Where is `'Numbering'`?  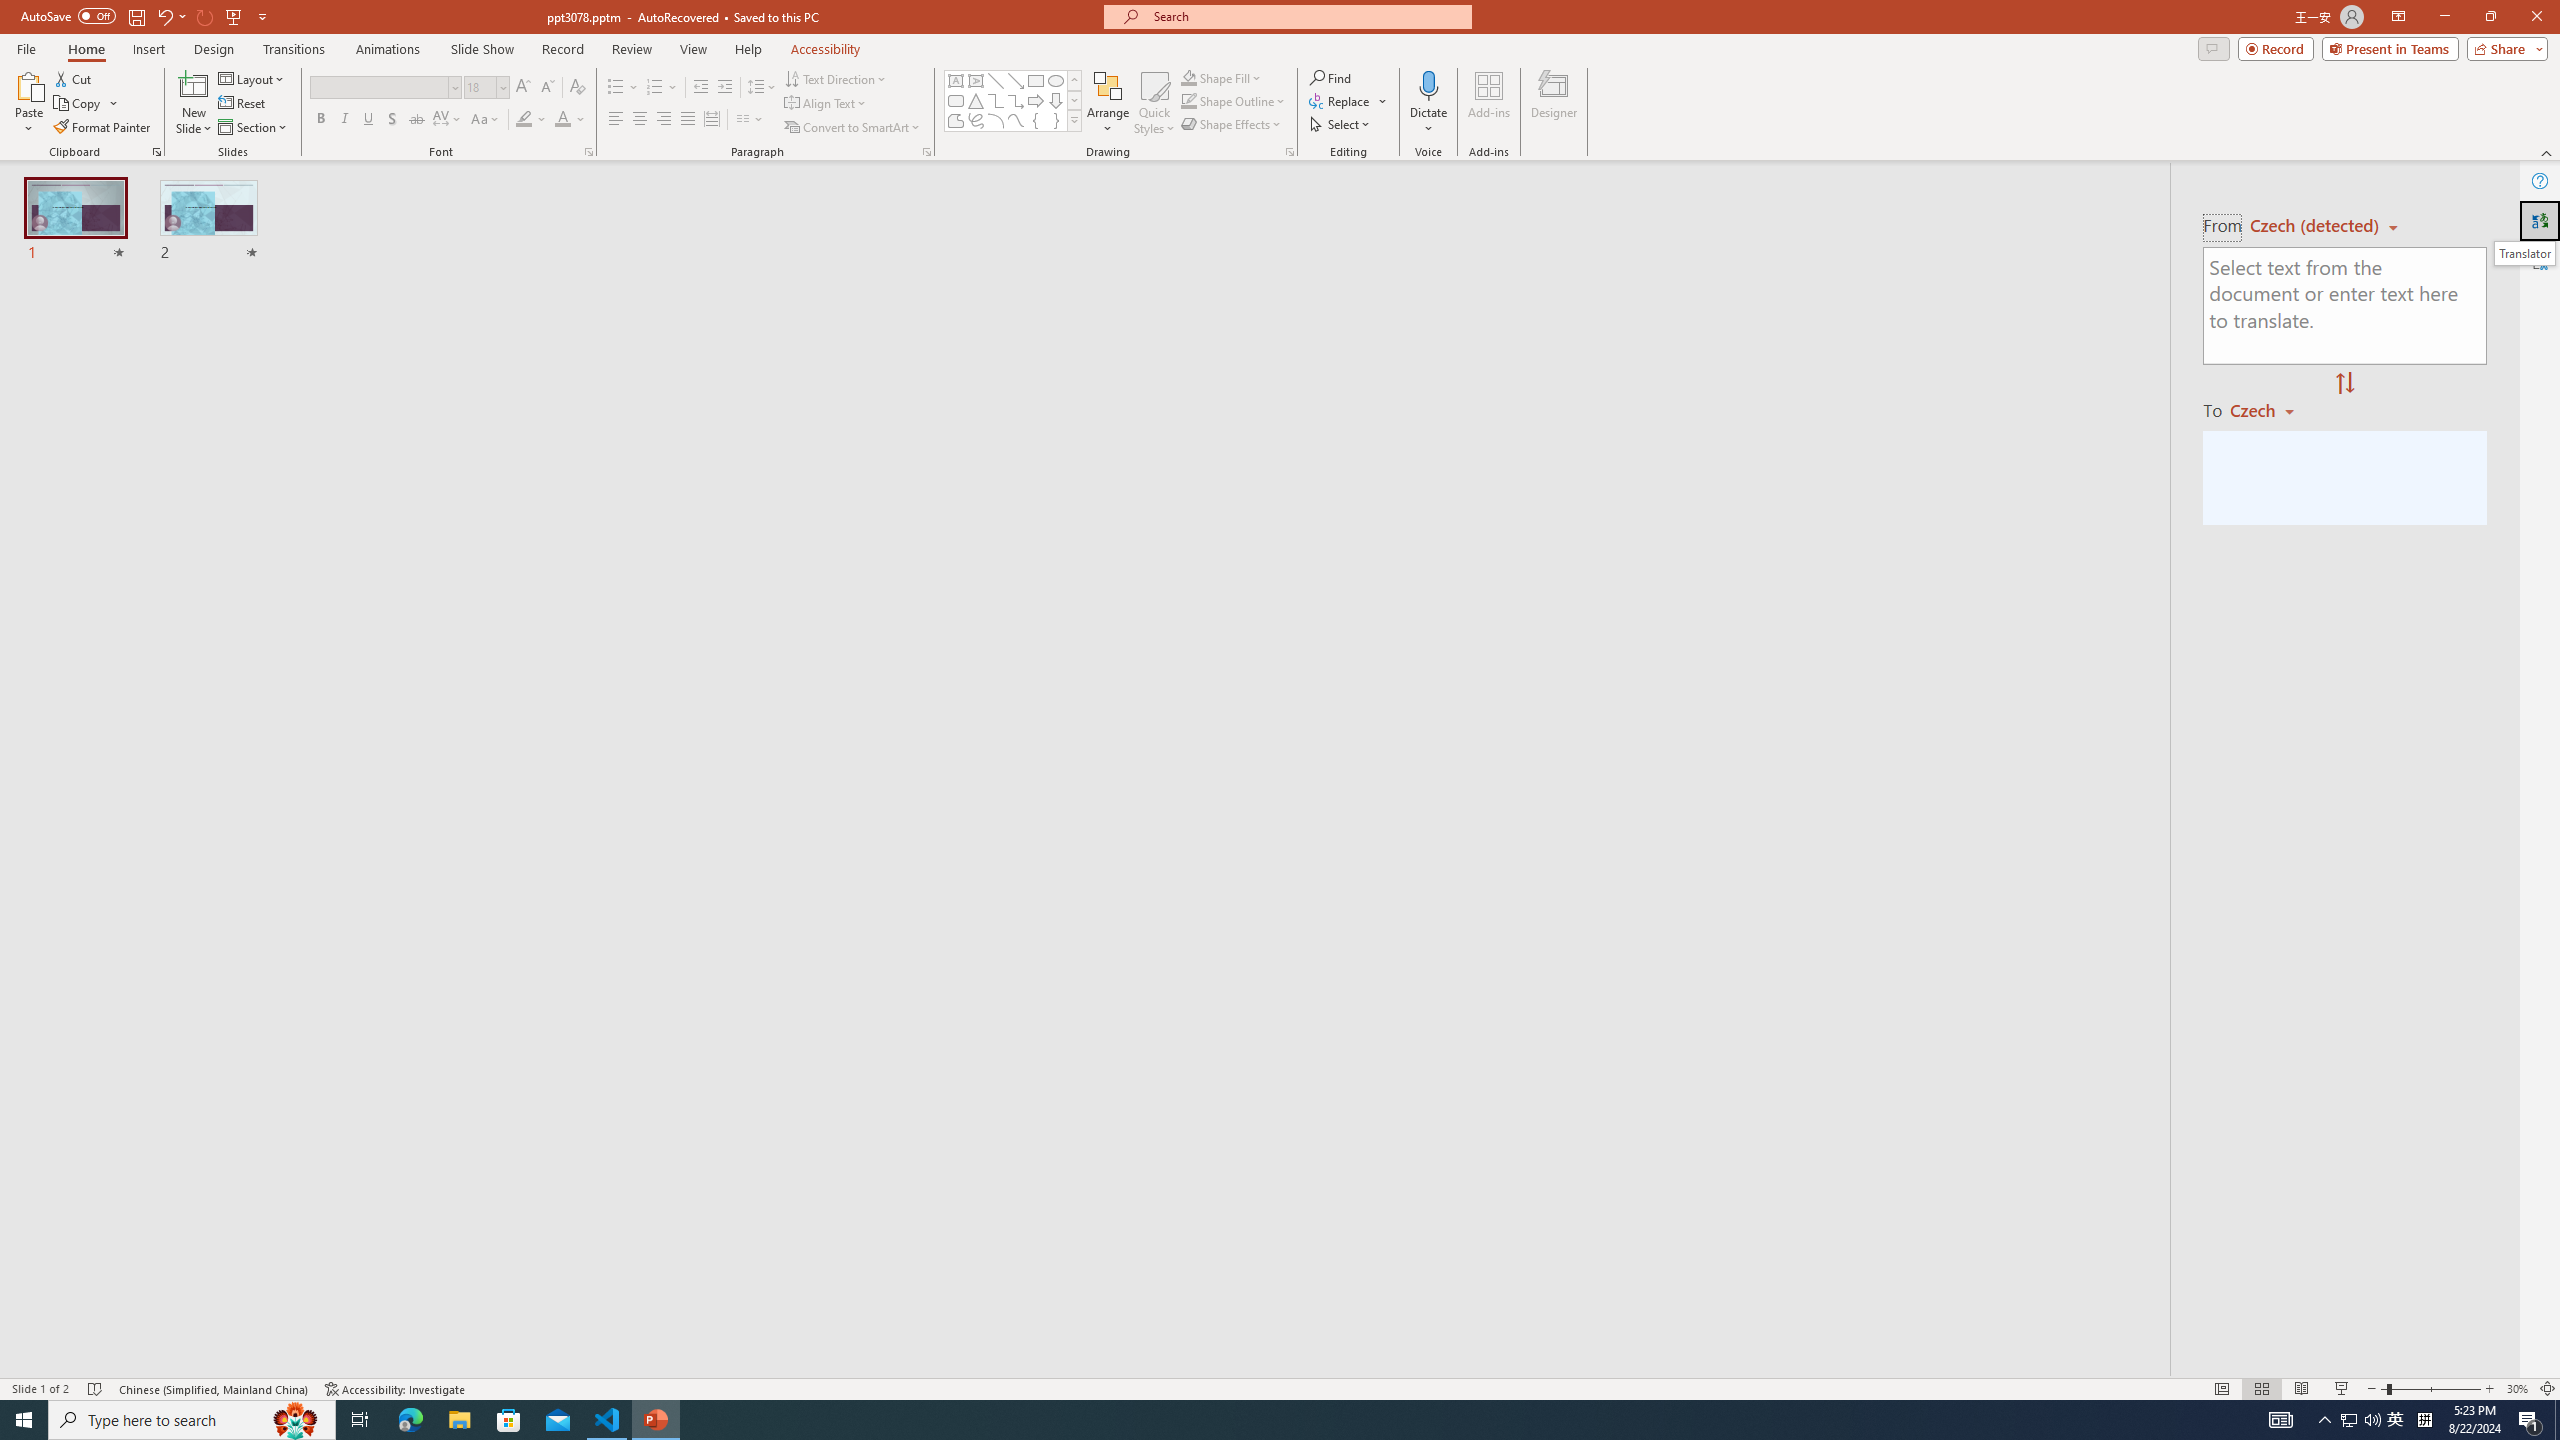
'Numbering' is located at coordinates (655, 87).